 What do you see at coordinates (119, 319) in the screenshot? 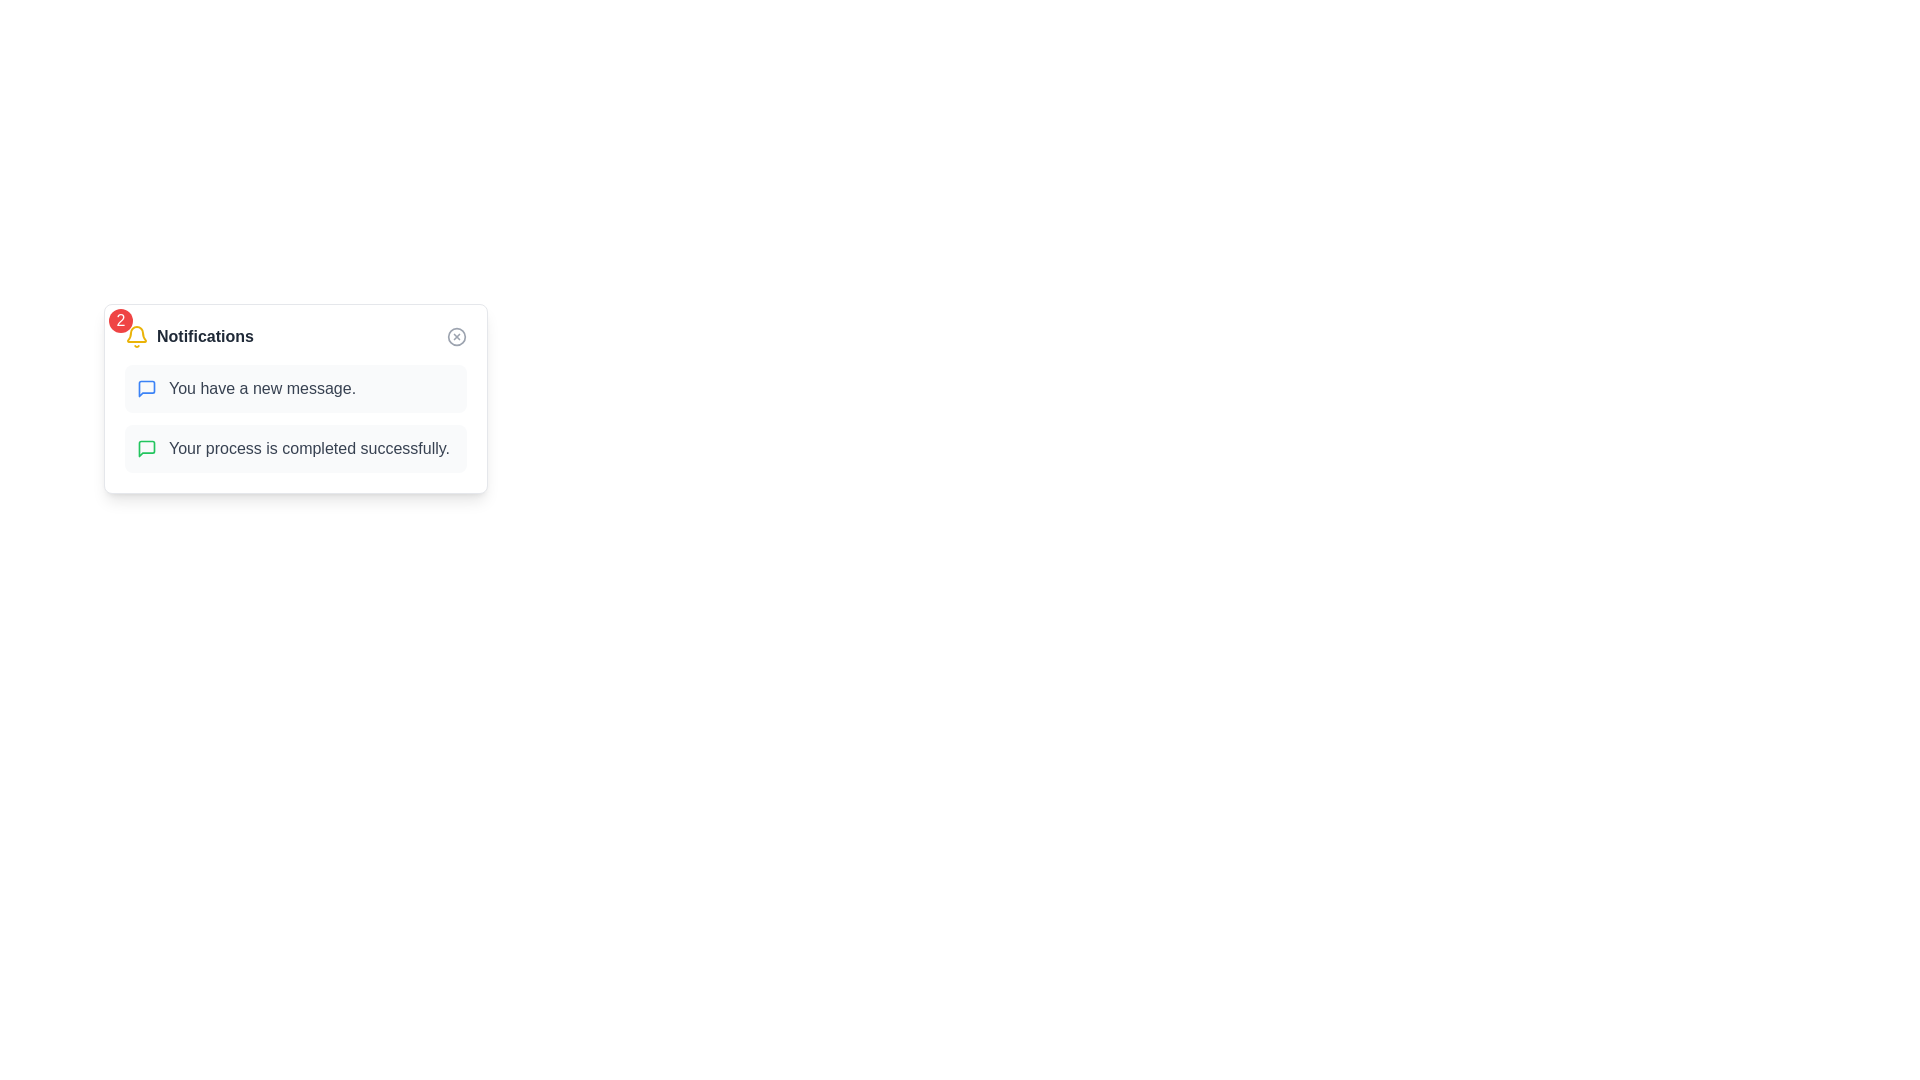
I see `the Badge that indicates the number of notifications, located at the top-left corner of the notification modal, near the bell icon and above the title 'Notifications'` at bounding box center [119, 319].